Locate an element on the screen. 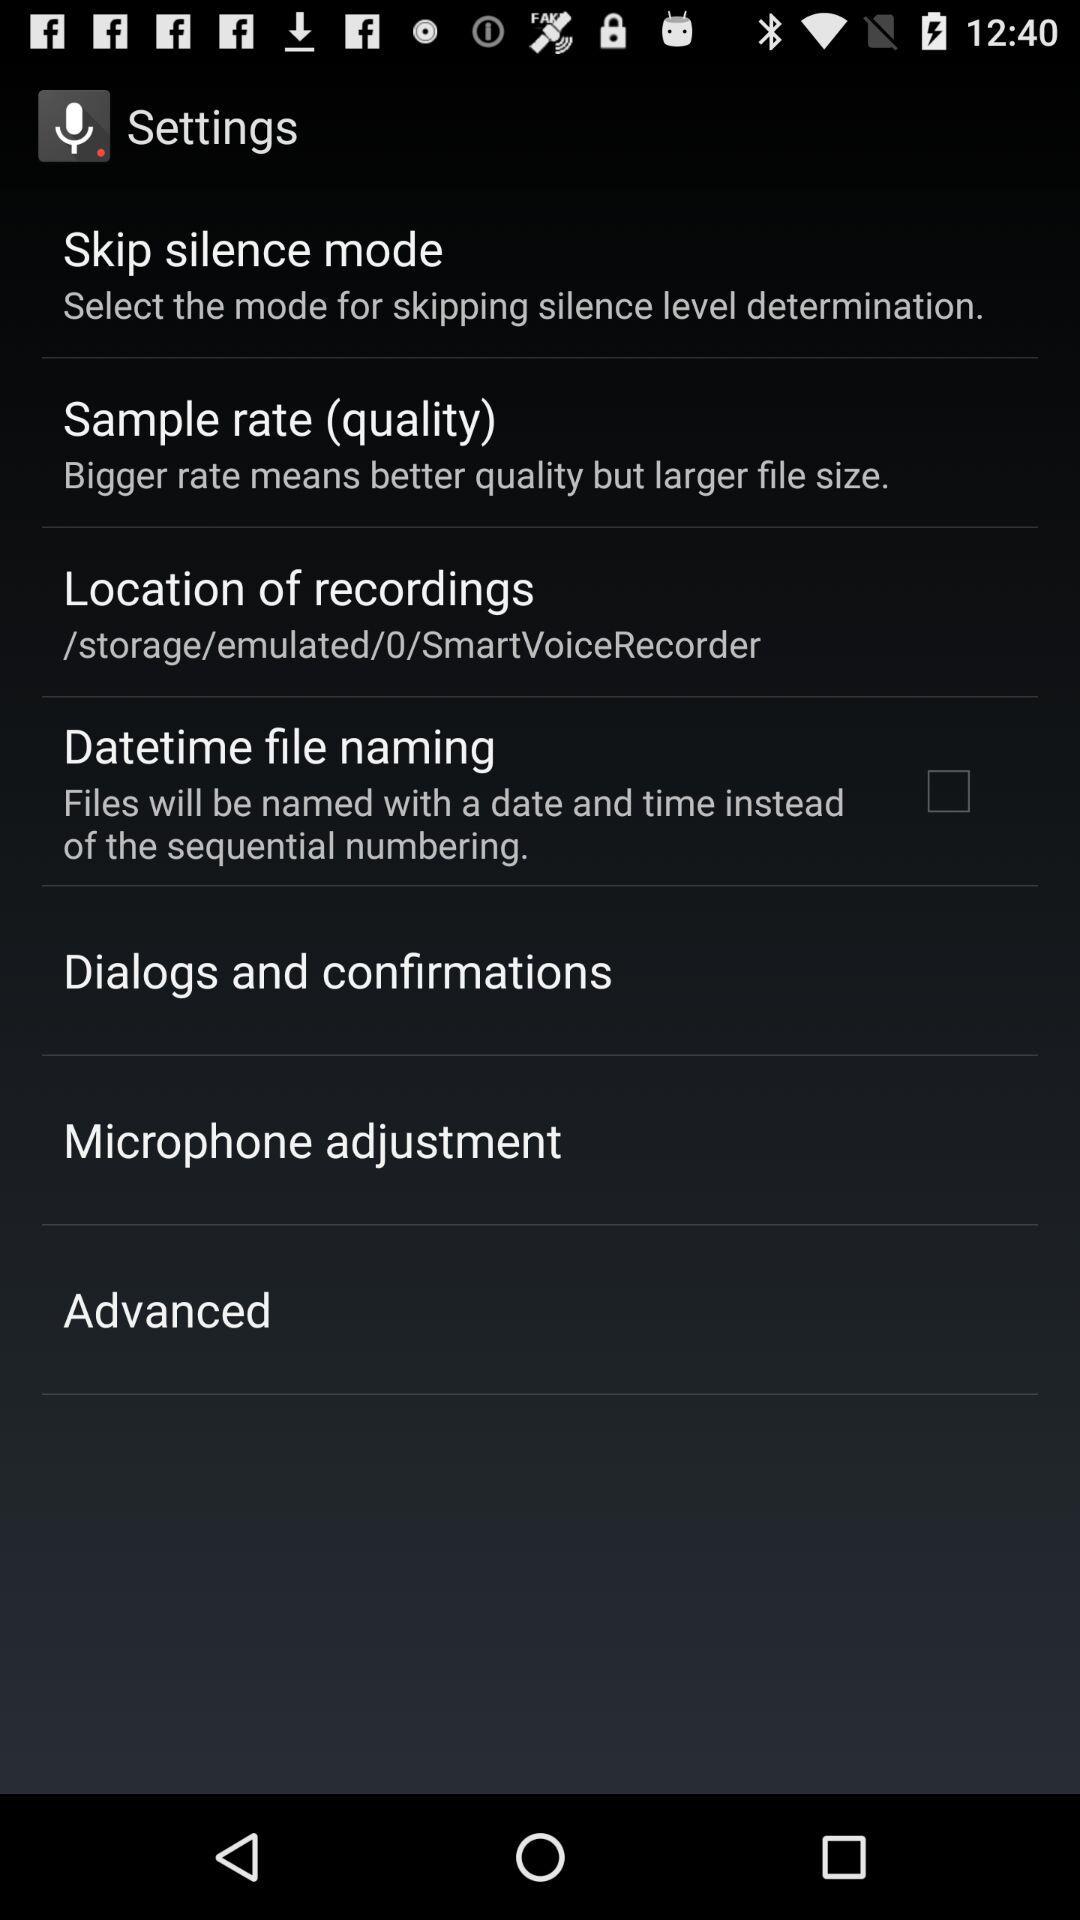  the item below location of recordings item is located at coordinates (411, 643).